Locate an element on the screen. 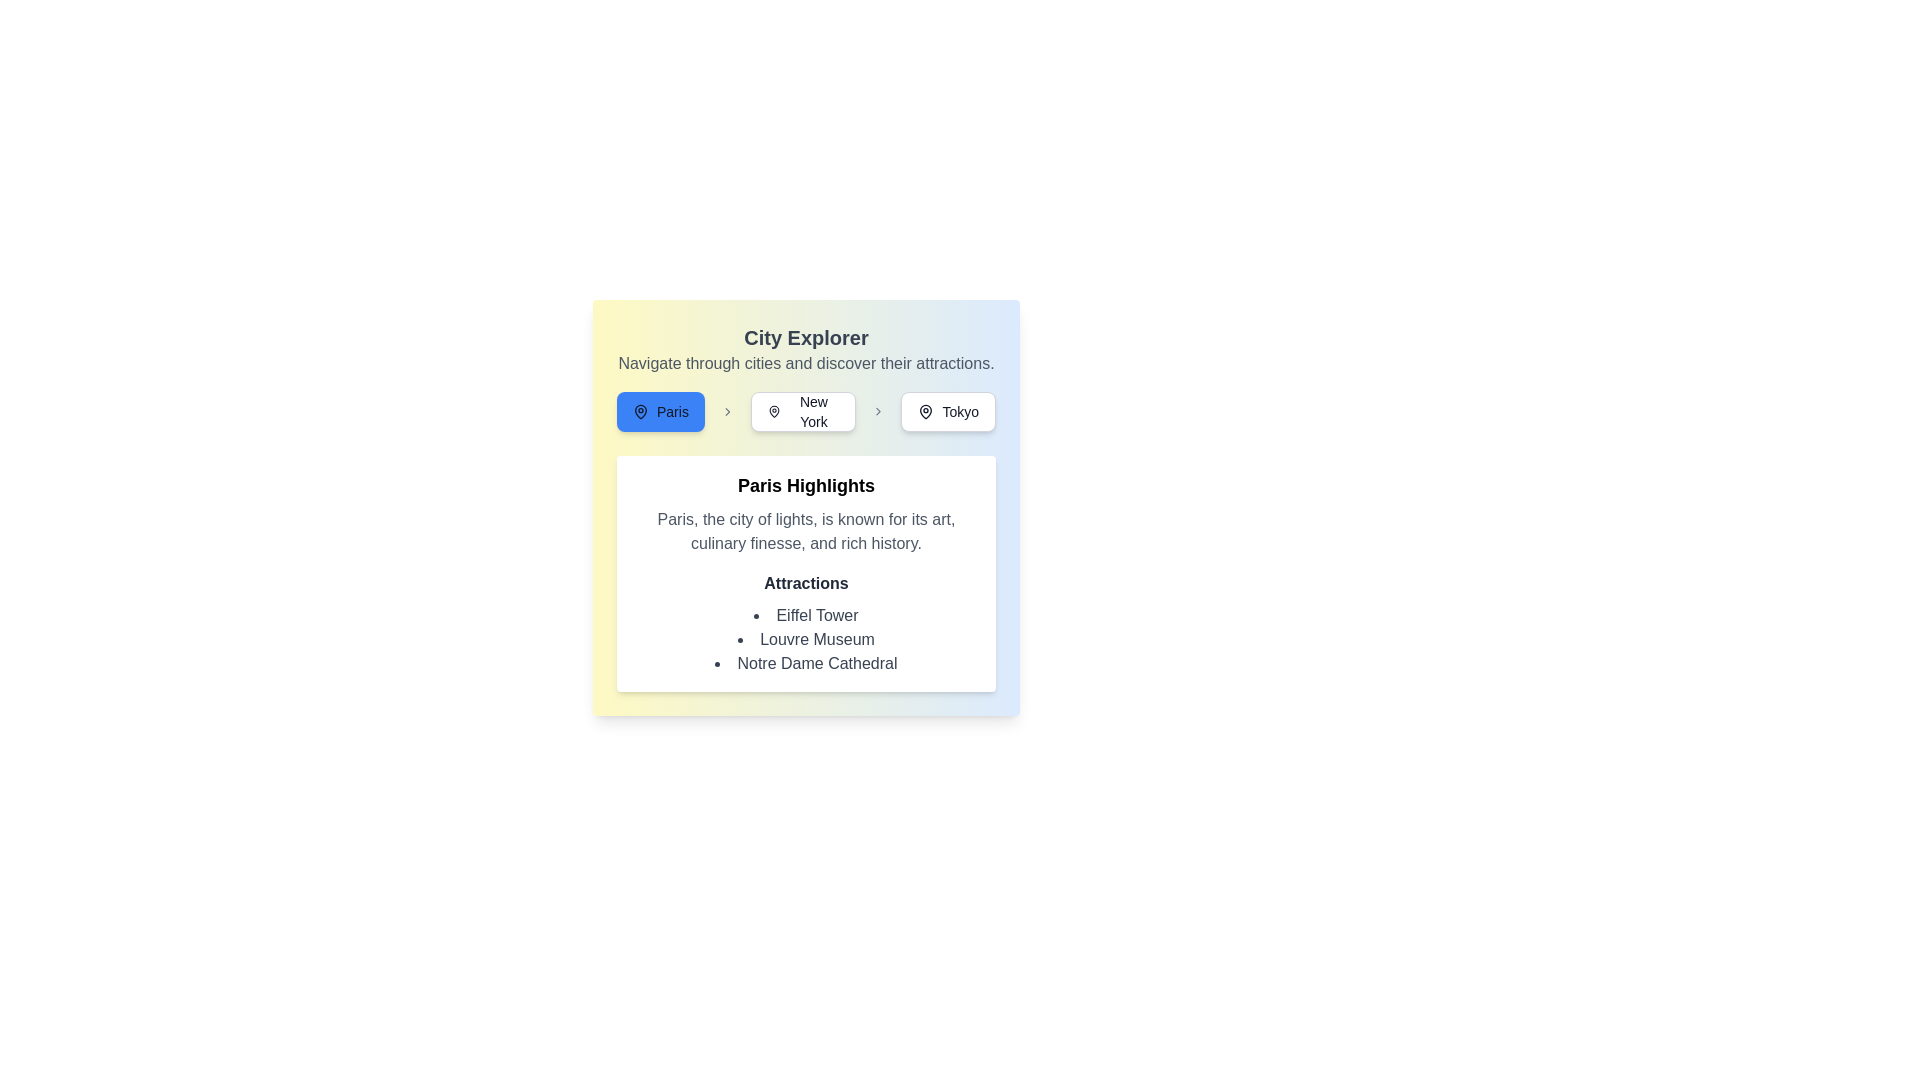 This screenshot has height=1080, width=1920. the interactive button containing the text label 'New York' which is located below a location pin icon is located at coordinates (813, 411).